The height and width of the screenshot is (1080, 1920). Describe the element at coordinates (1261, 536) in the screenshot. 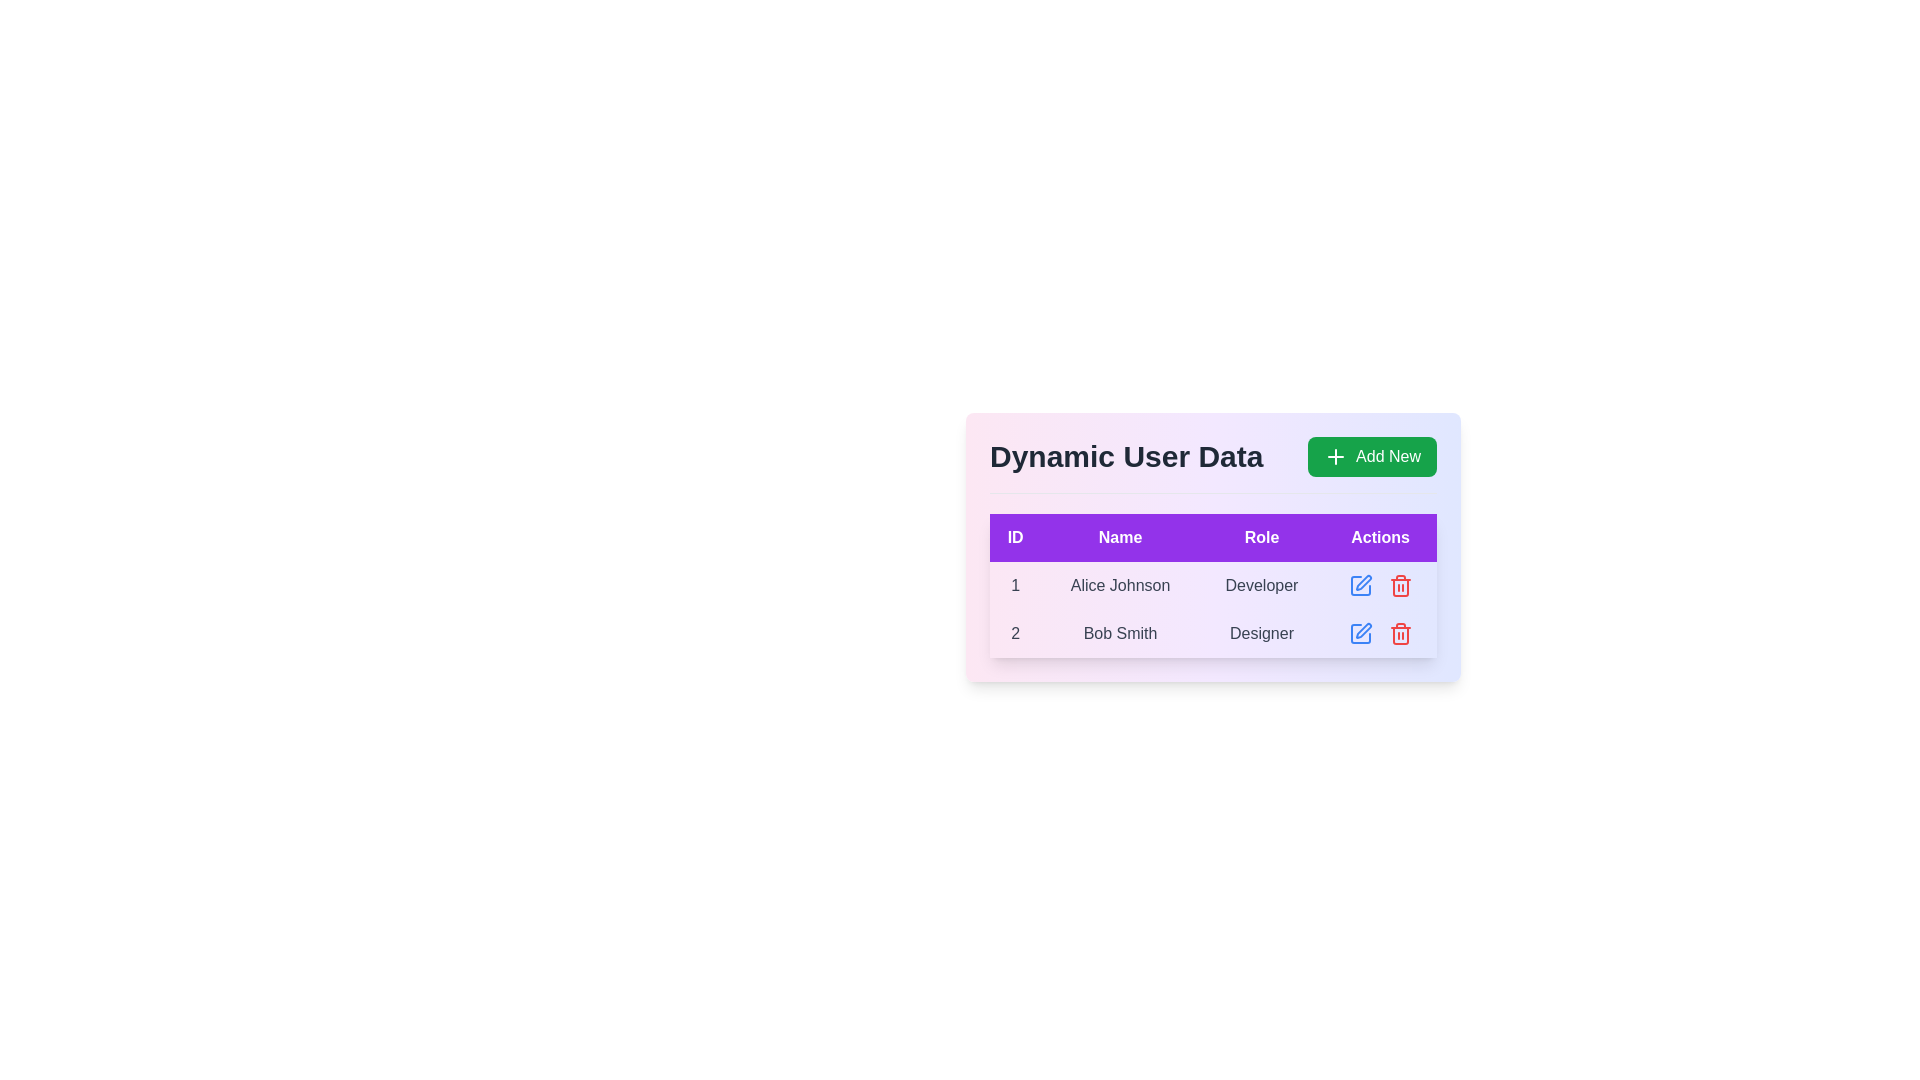

I see `the 'Role' column header in the user data table, which is the third column header between 'Name' and 'Actions'` at that location.